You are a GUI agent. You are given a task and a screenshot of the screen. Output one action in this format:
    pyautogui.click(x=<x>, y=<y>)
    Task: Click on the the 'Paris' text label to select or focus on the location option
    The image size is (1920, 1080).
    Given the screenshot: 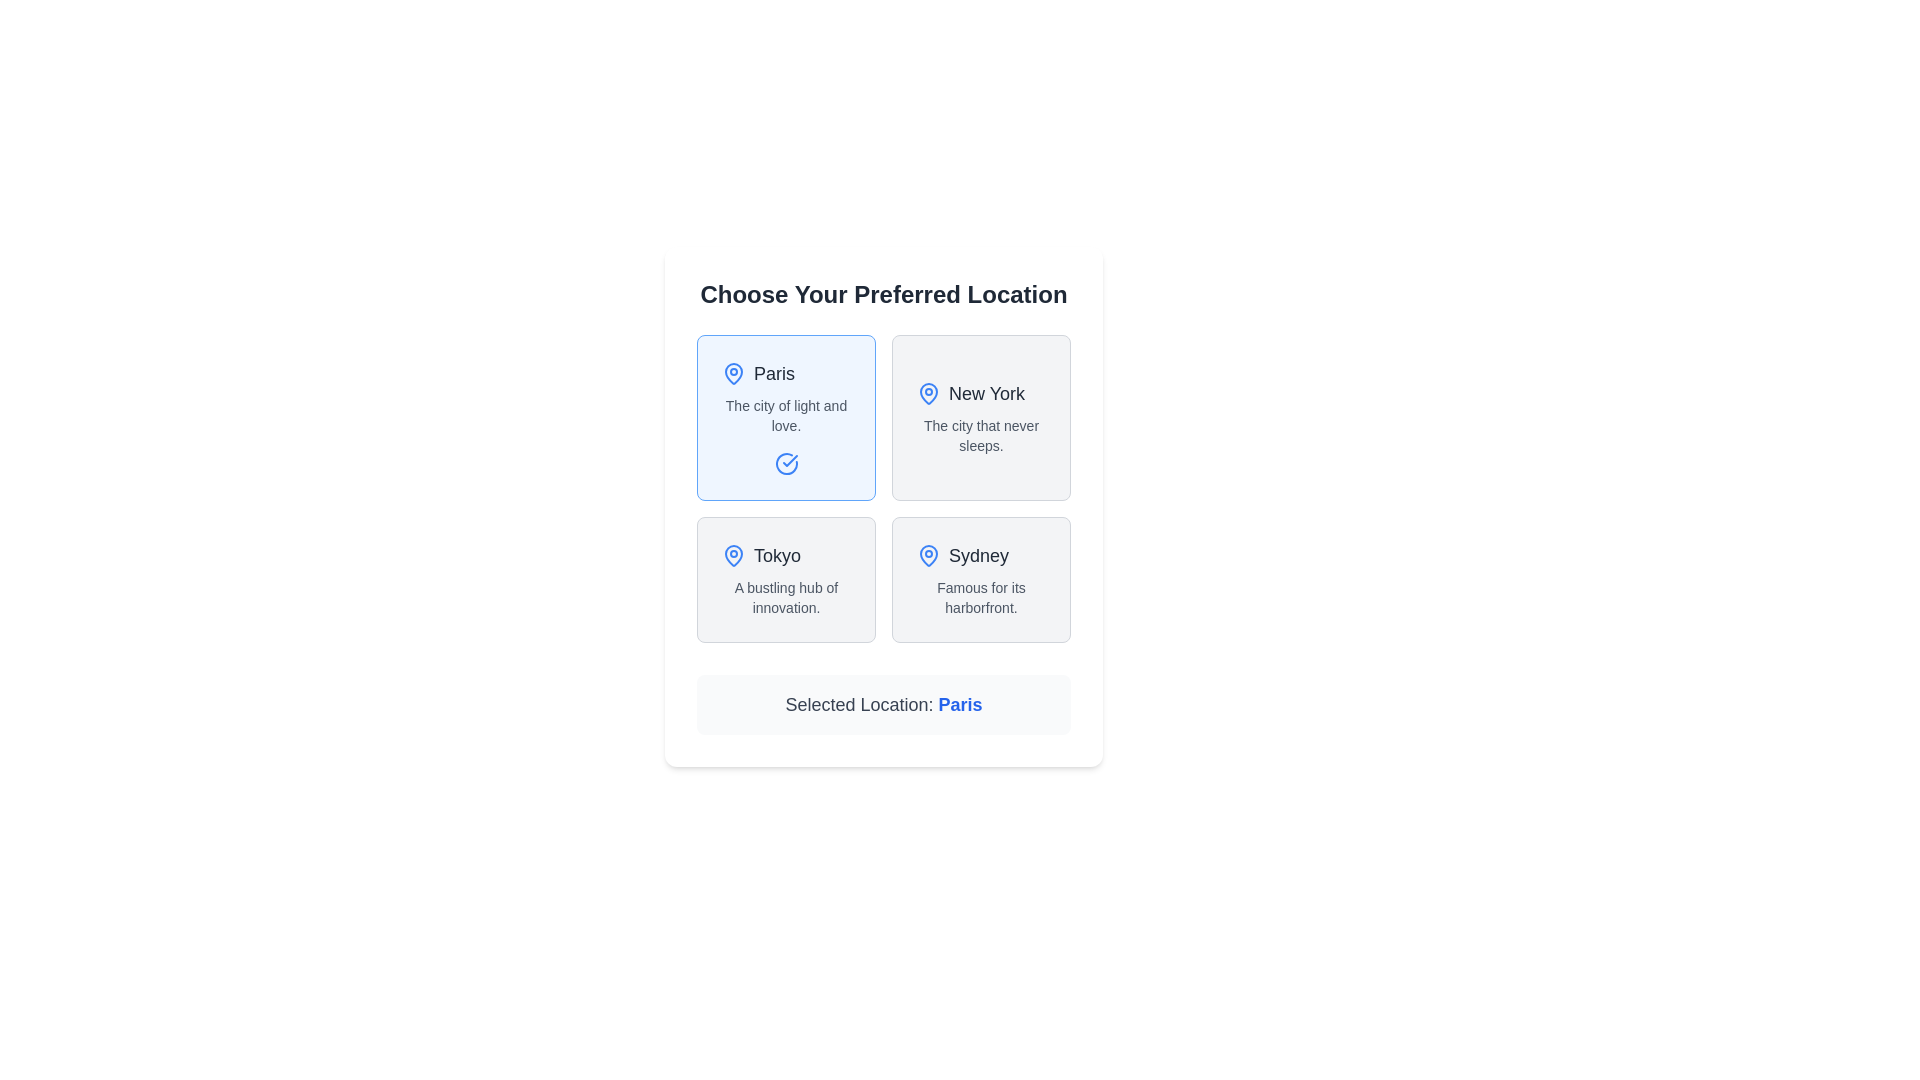 What is the action you would take?
    pyautogui.click(x=773, y=374)
    